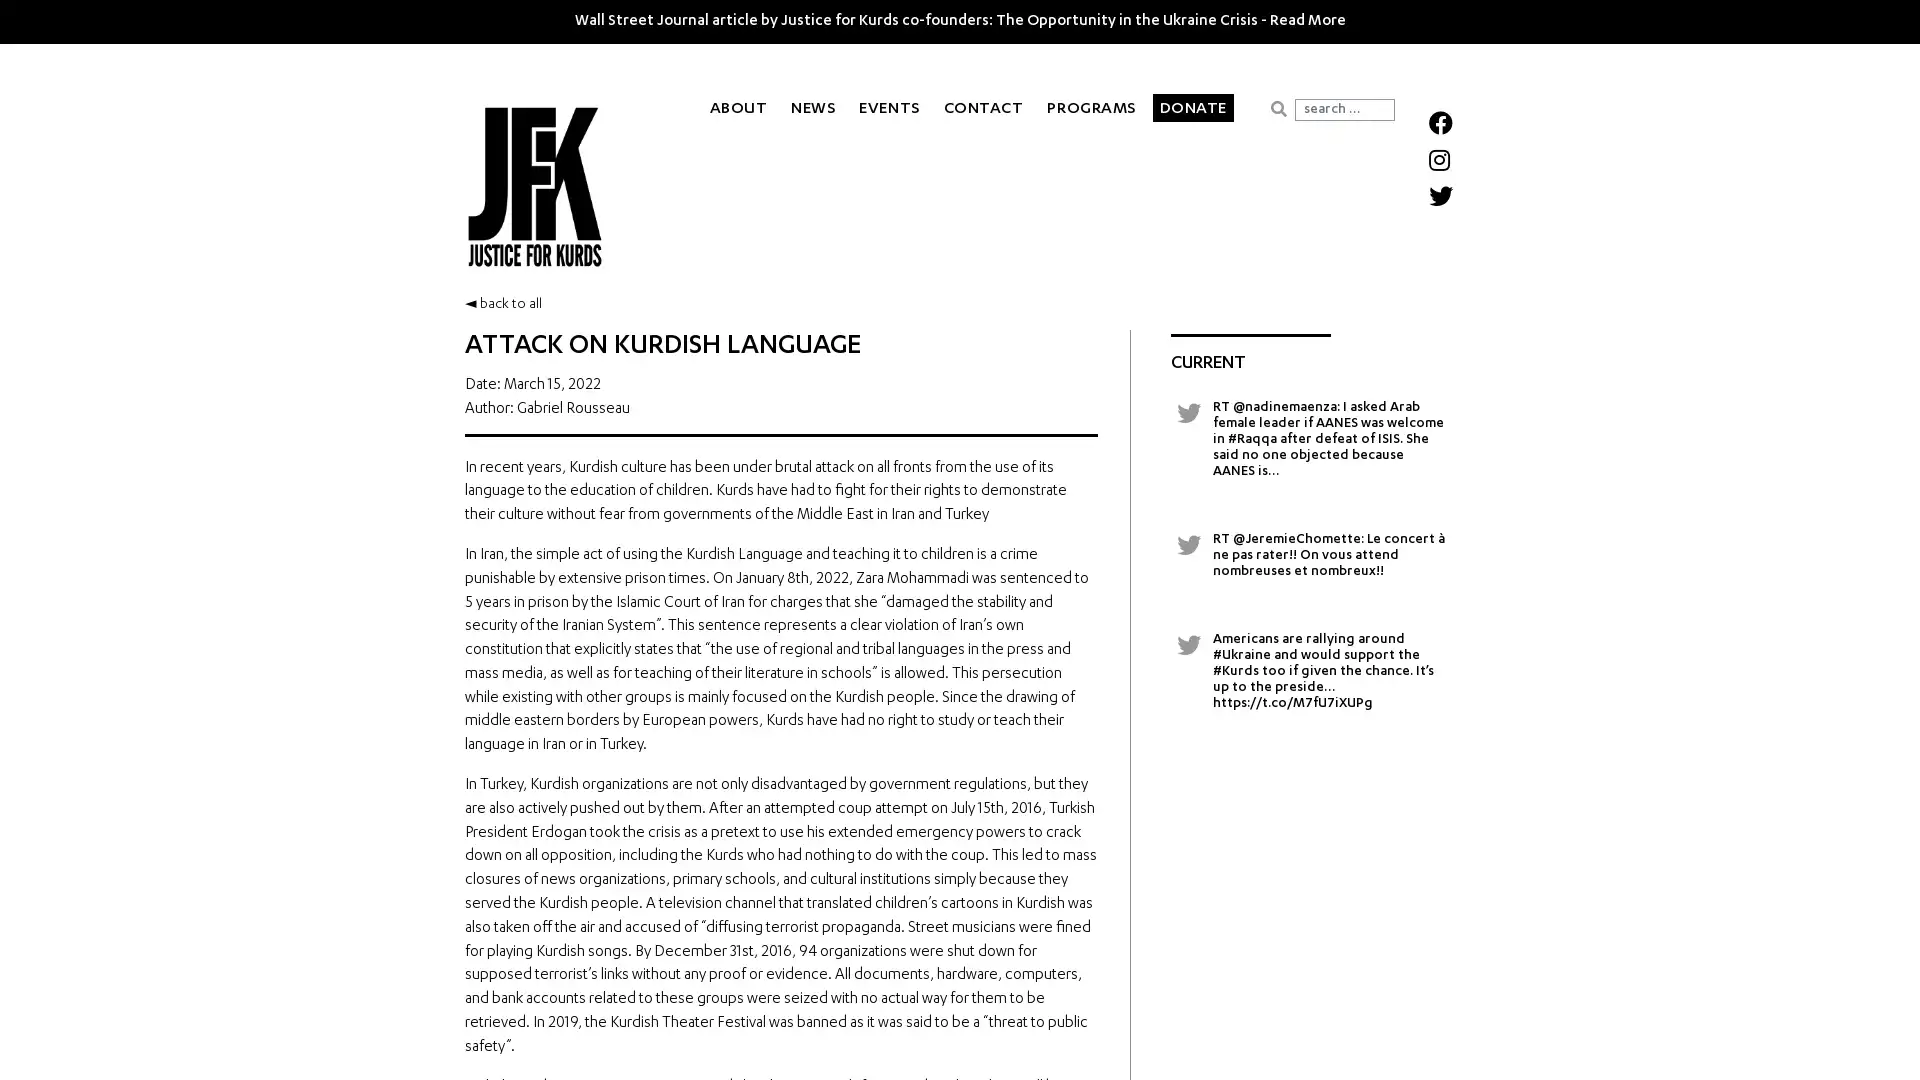 This screenshot has width=1920, height=1080. What do you see at coordinates (1277, 108) in the screenshot?
I see `Search` at bounding box center [1277, 108].